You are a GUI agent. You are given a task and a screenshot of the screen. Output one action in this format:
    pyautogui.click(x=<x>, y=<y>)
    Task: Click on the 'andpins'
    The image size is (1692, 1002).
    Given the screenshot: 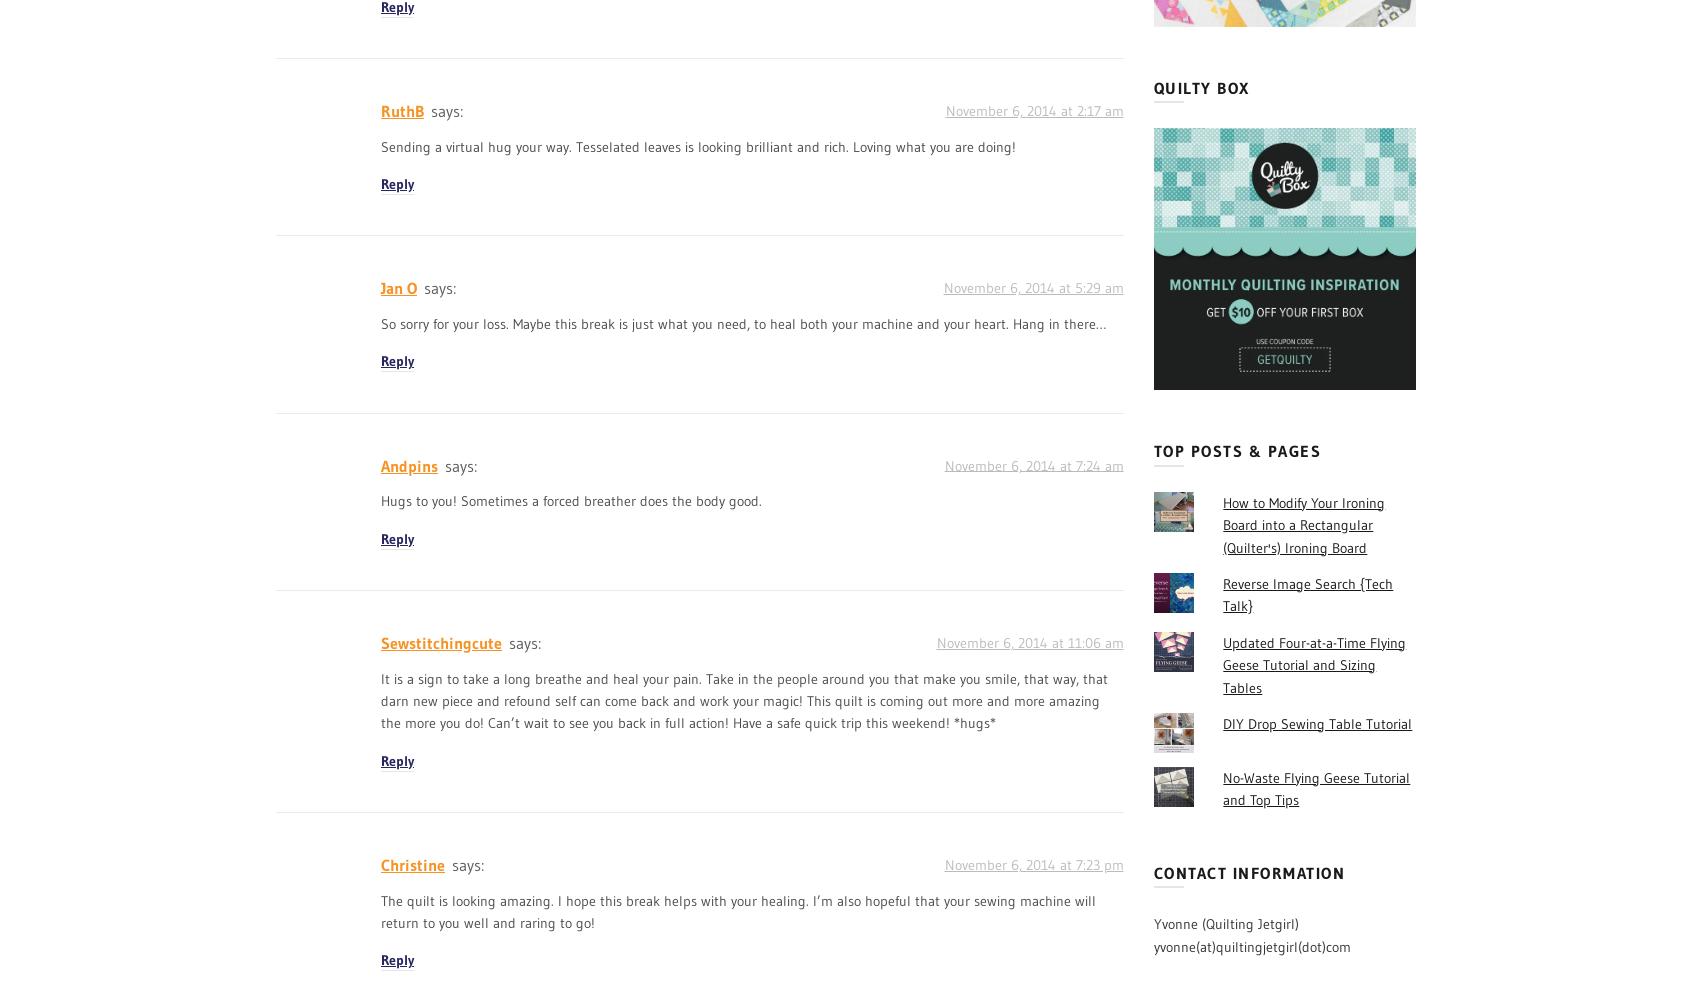 What is the action you would take?
    pyautogui.click(x=409, y=464)
    